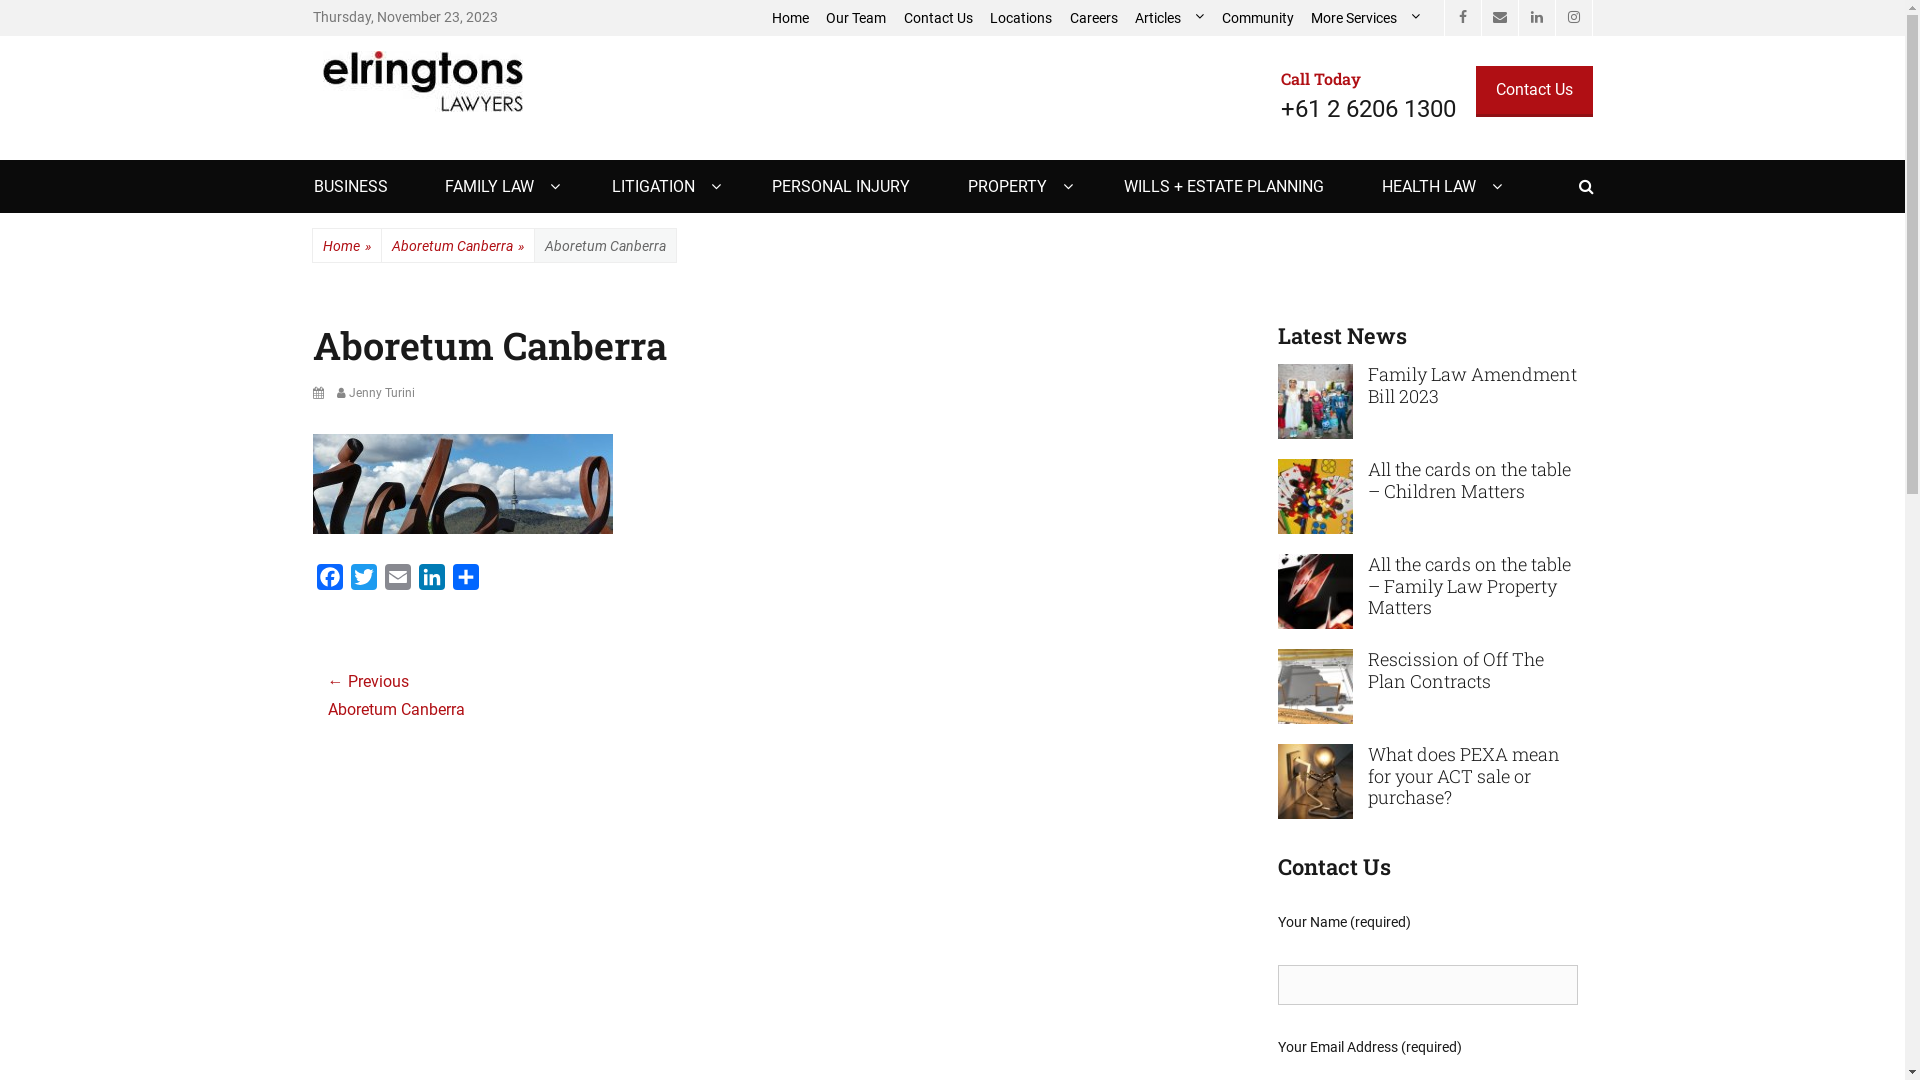  What do you see at coordinates (1535, 18) in the screenshot?
I see `'LinkedIn'` at bounding box center [1535, 18].